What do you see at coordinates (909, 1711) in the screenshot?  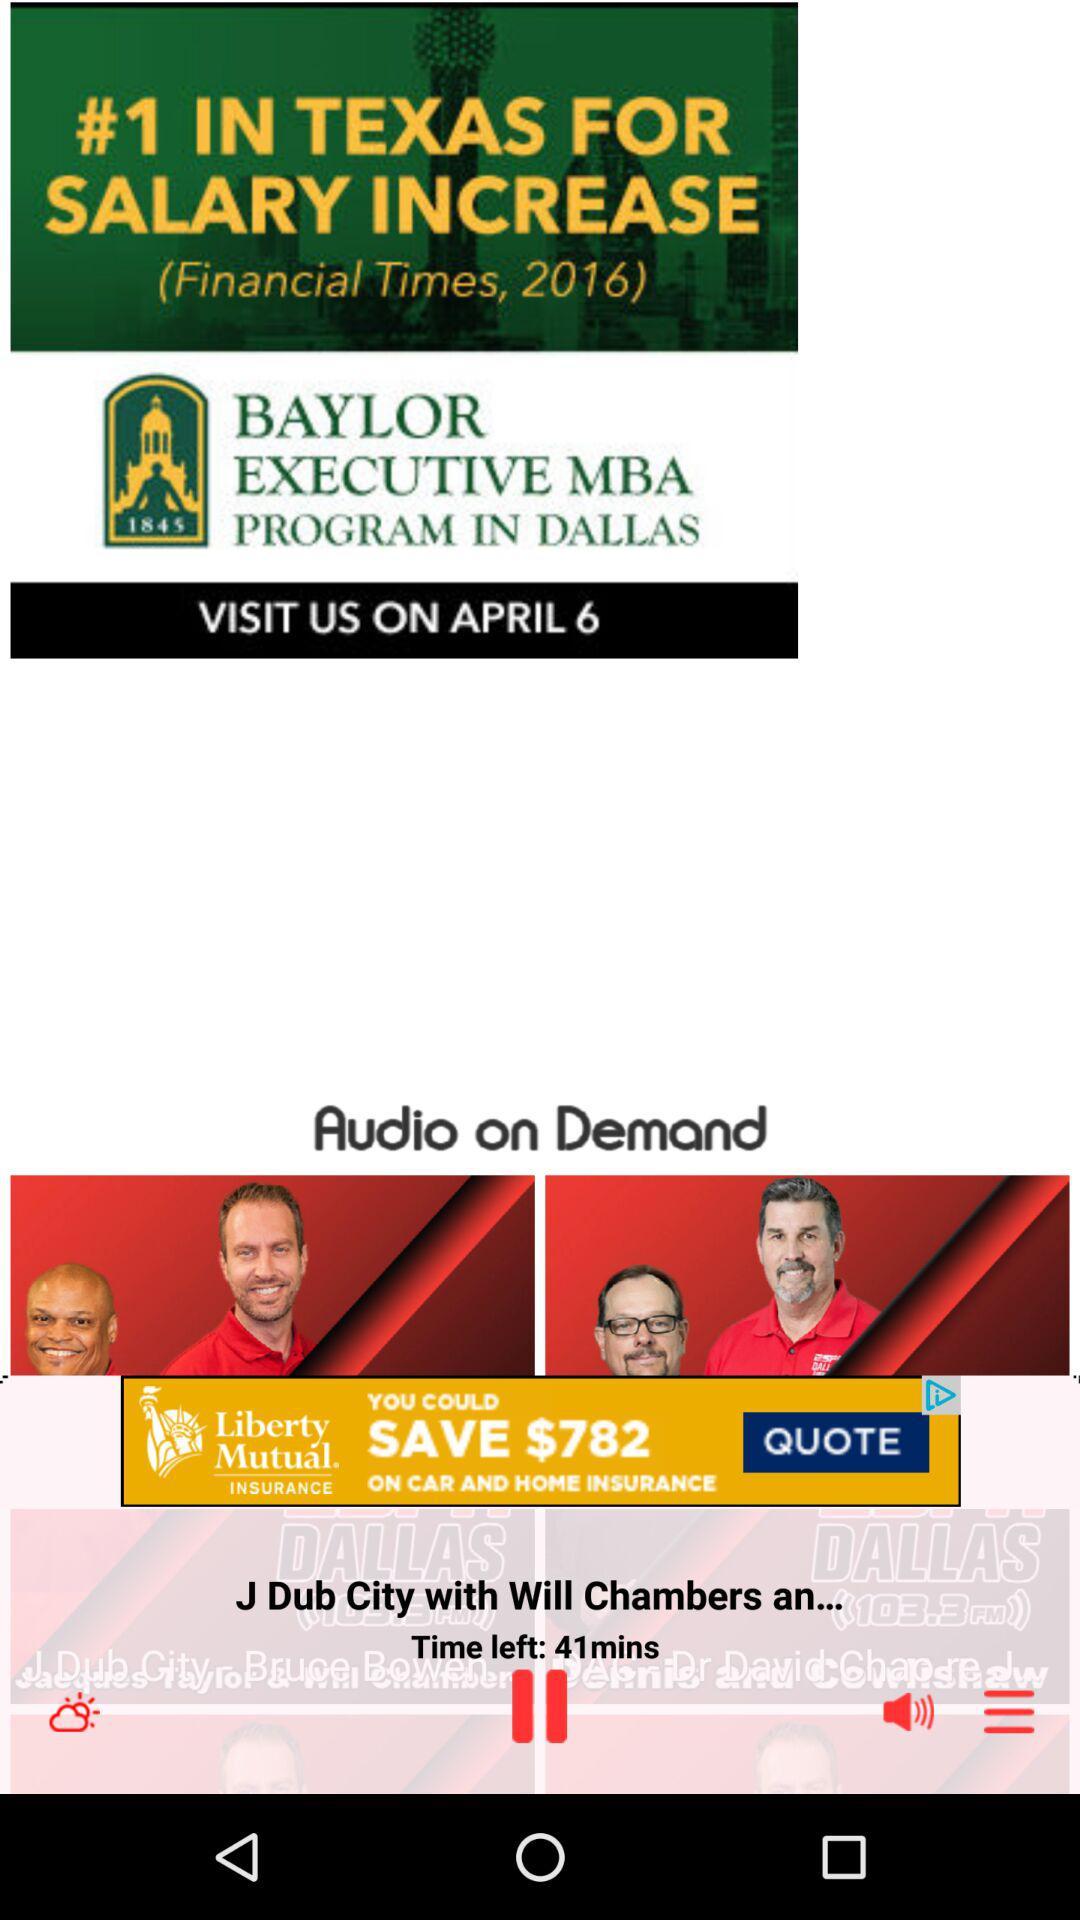 I see `the speaker icon` at bounding box center [909, 1711].